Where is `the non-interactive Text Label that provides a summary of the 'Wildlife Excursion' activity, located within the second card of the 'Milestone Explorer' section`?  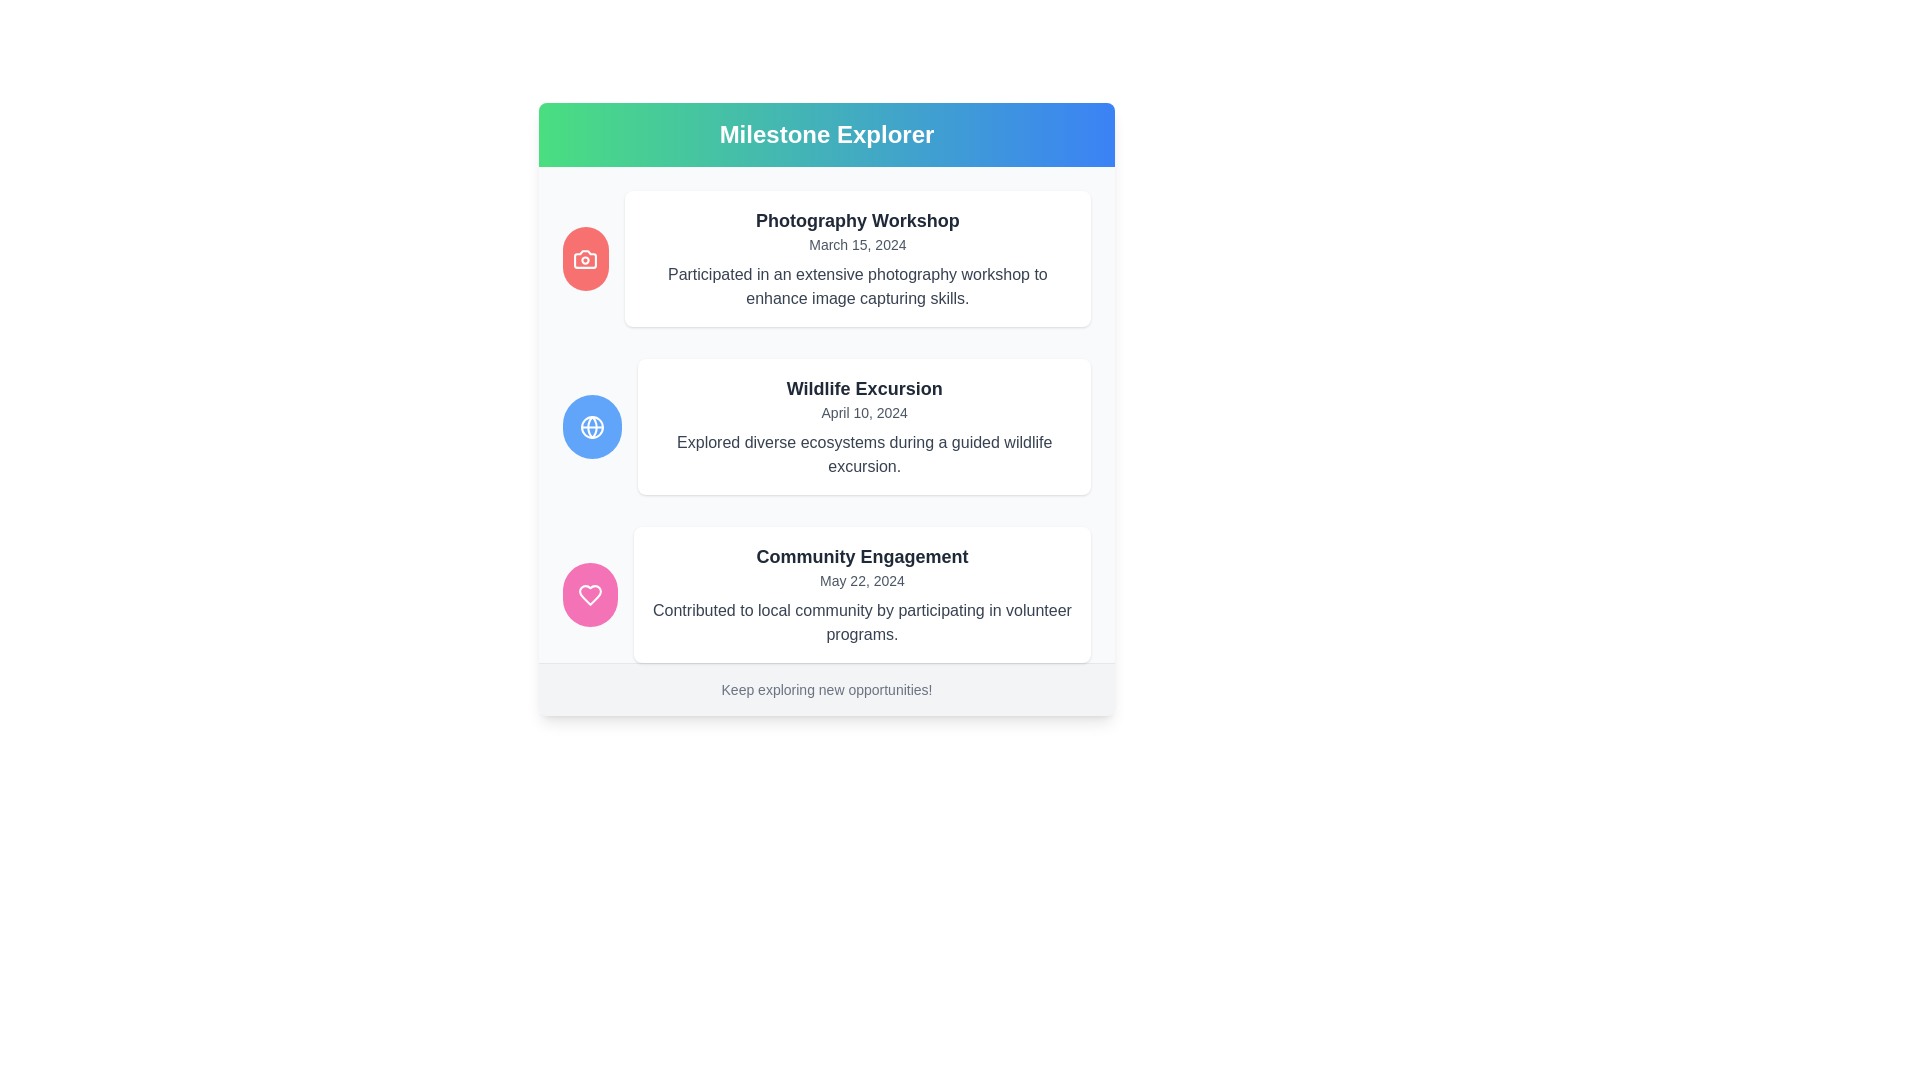 the non-interactive Text Label that provides a summary of the 'Wildlife Excursion' activity, located within the second card of the 'Milestone Explorer' section is located at coordinates (864, 455).